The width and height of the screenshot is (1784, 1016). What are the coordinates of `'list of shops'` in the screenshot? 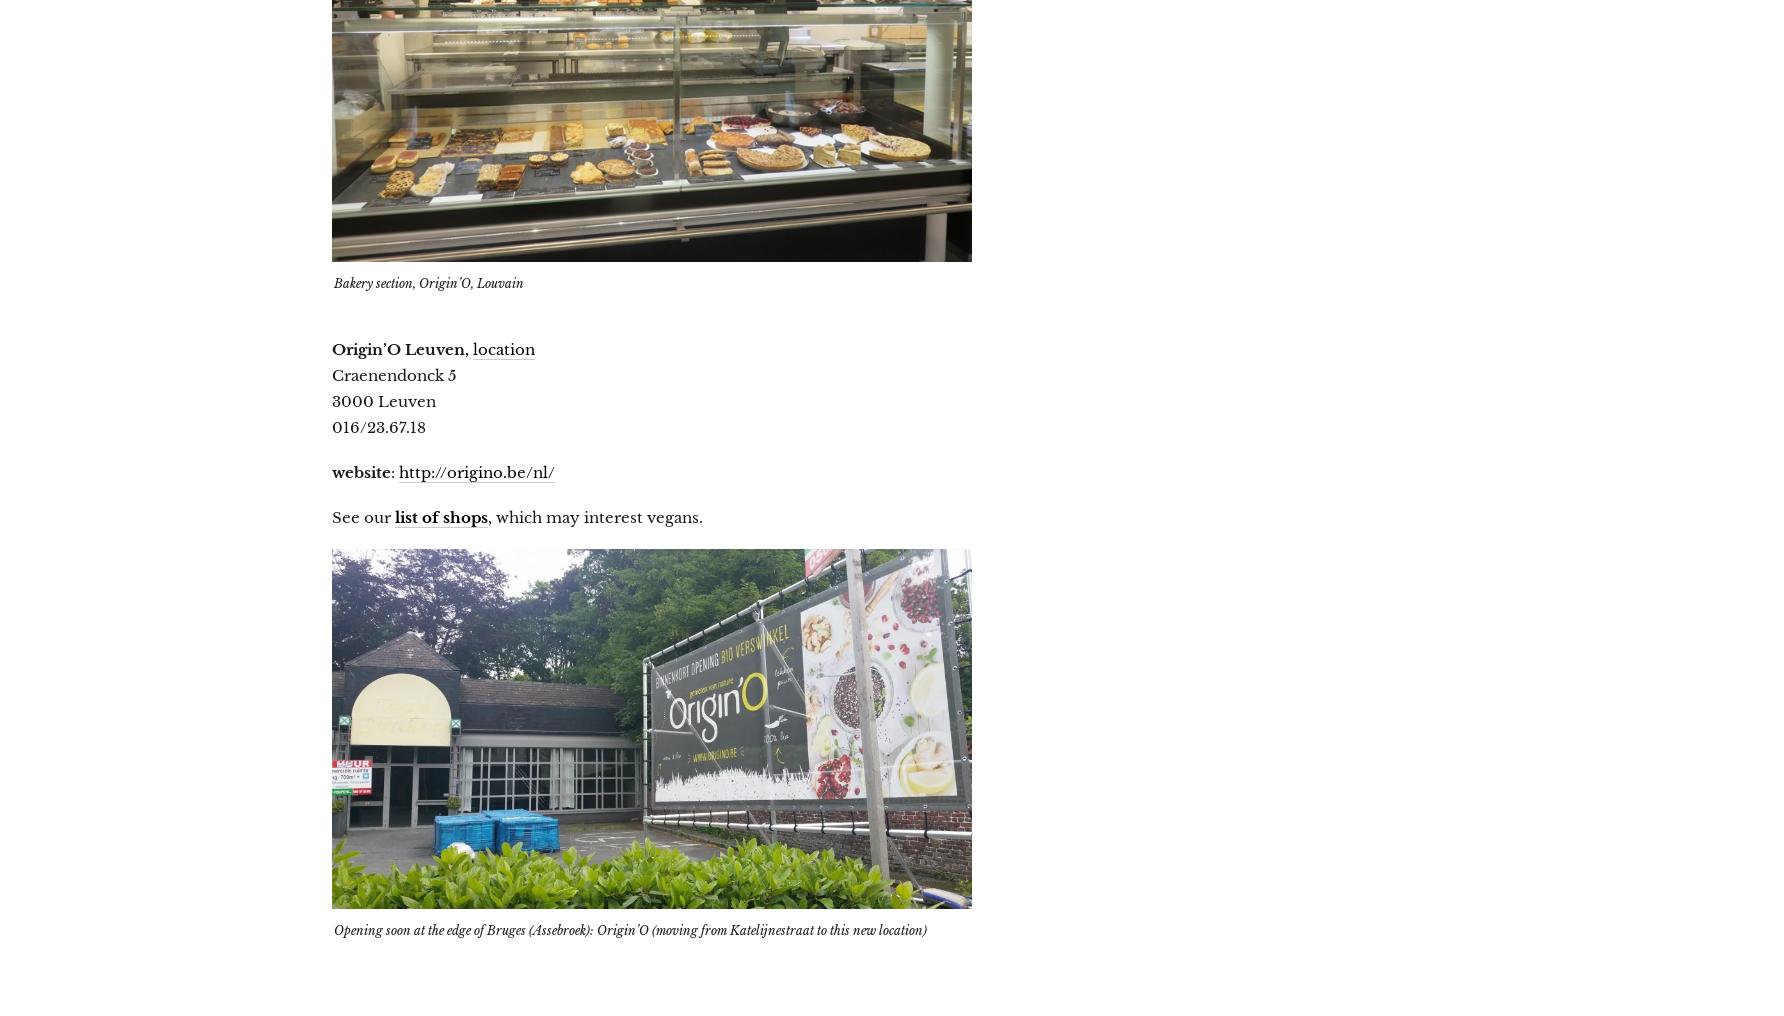 It's located at (393, 515).